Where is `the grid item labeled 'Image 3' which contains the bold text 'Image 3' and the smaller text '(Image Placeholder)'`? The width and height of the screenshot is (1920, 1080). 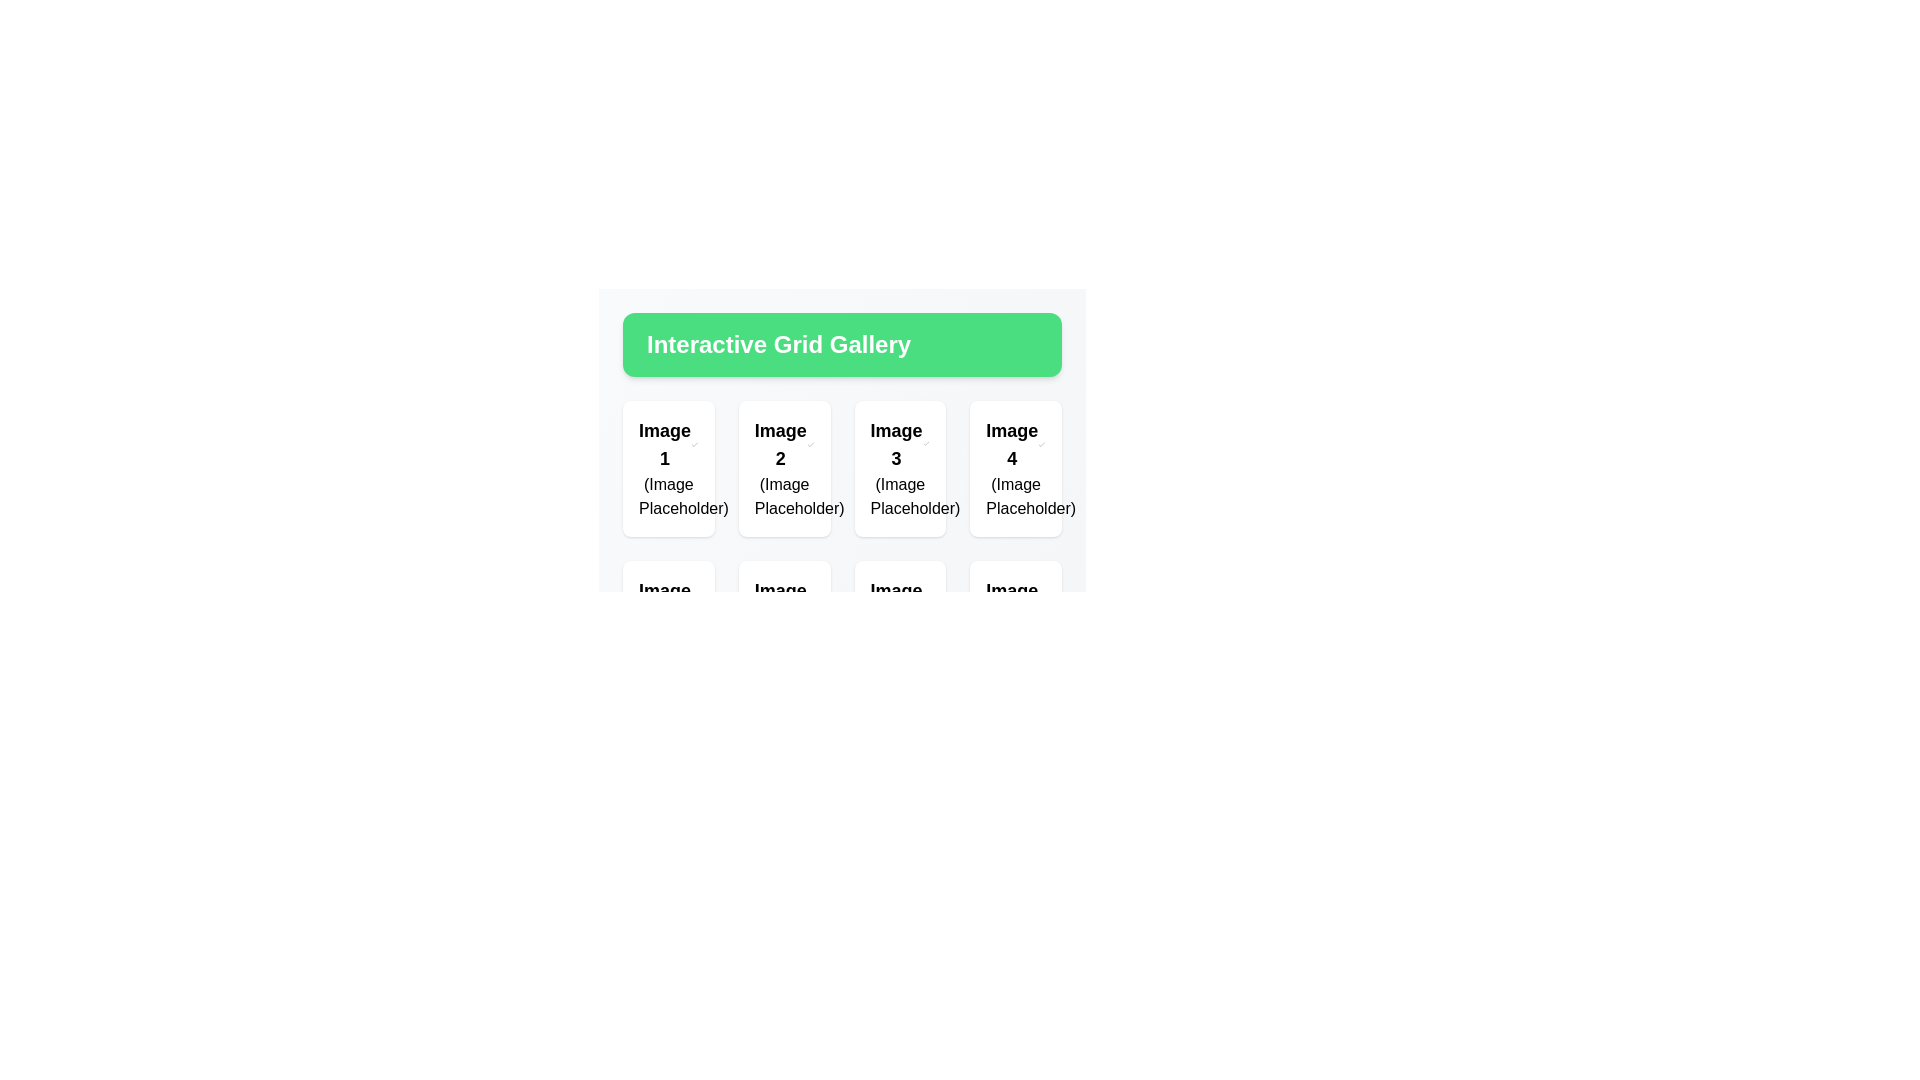
the grid item labeled 'Image 3' which contains the bold text 'Image 3' and the smaller text '(Image Placeholder)' is located at coordinates (899, 443).